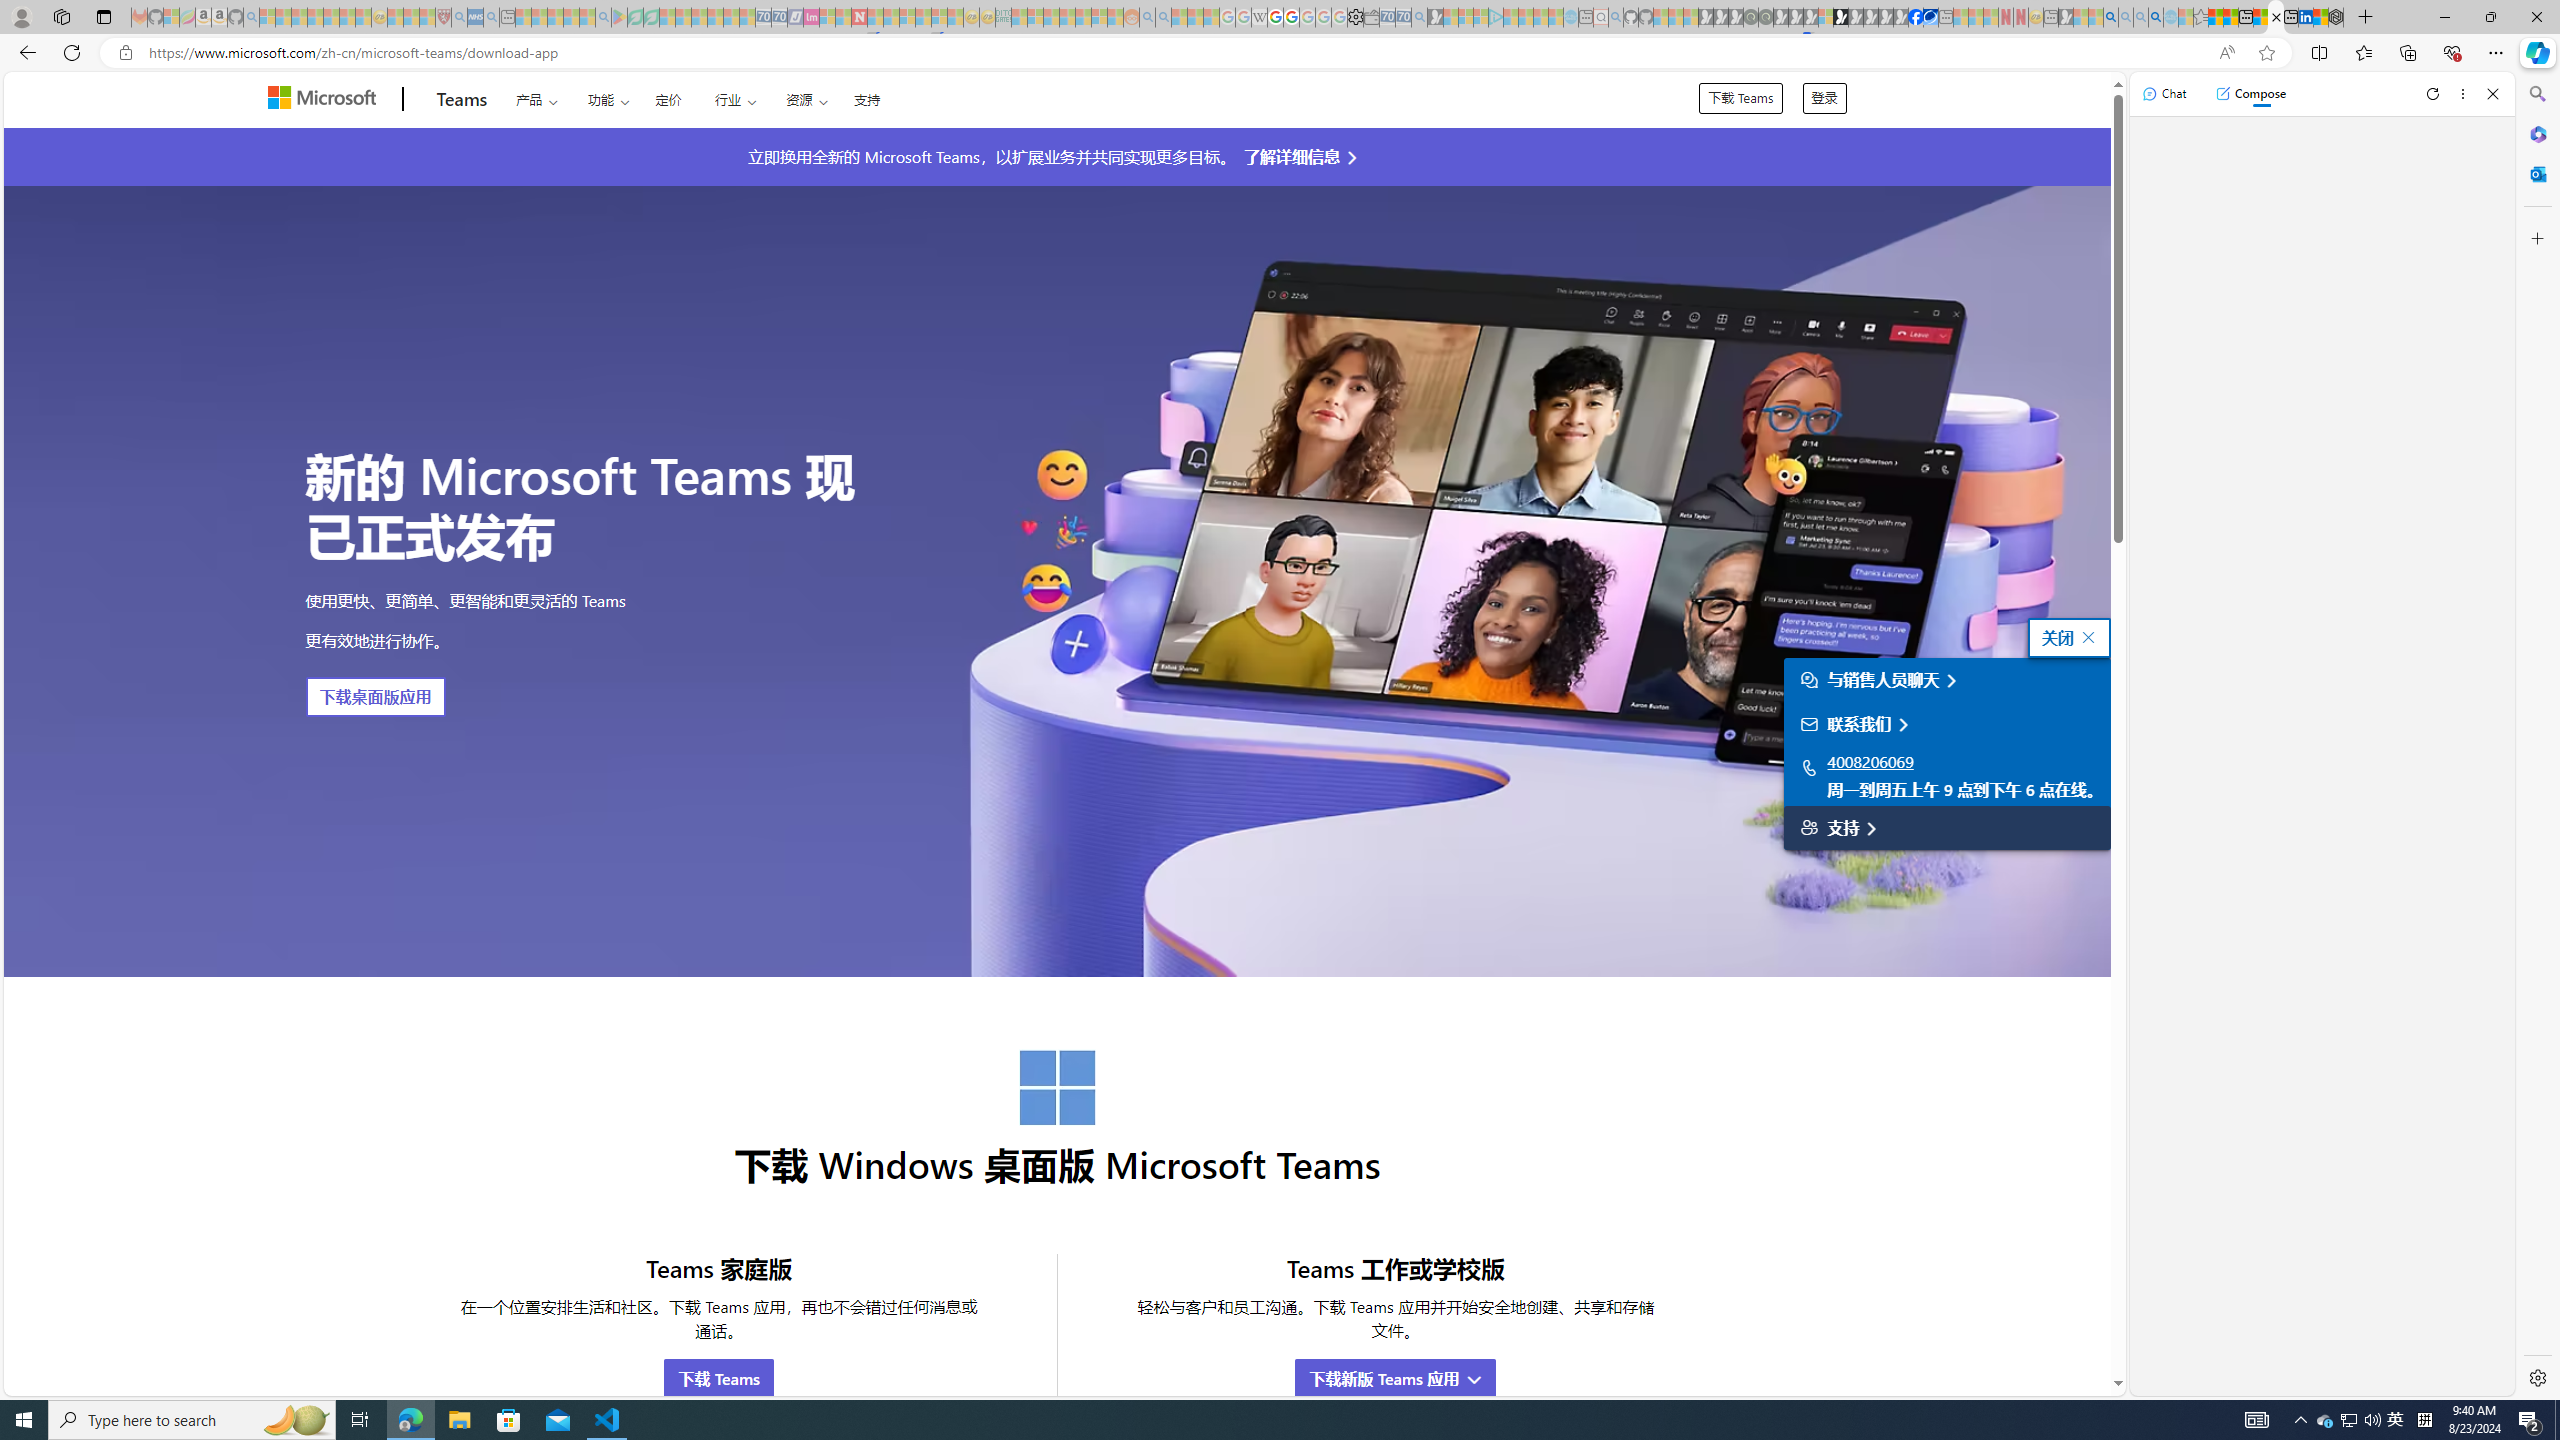  Describe the element at coordinates (1275, 16) in the screenshot. I see `'Privacy Help Center - Policies Help'` at that location.